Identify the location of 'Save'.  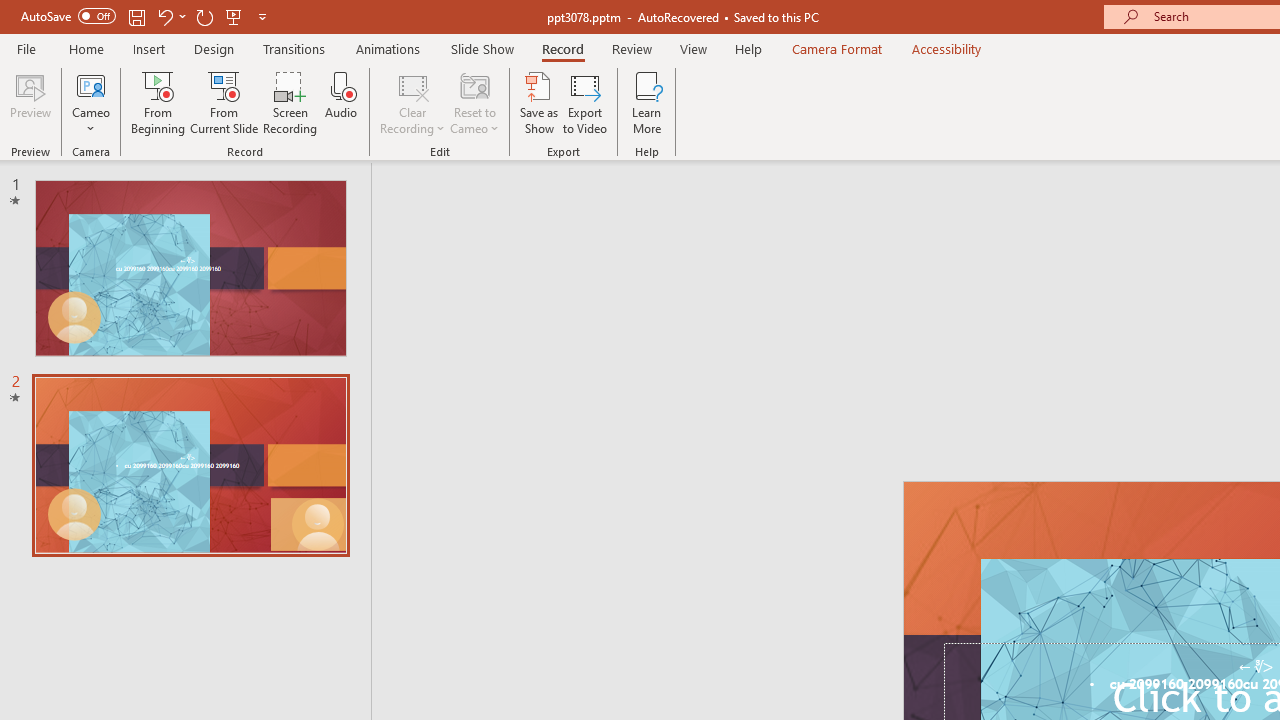
(135, 16).